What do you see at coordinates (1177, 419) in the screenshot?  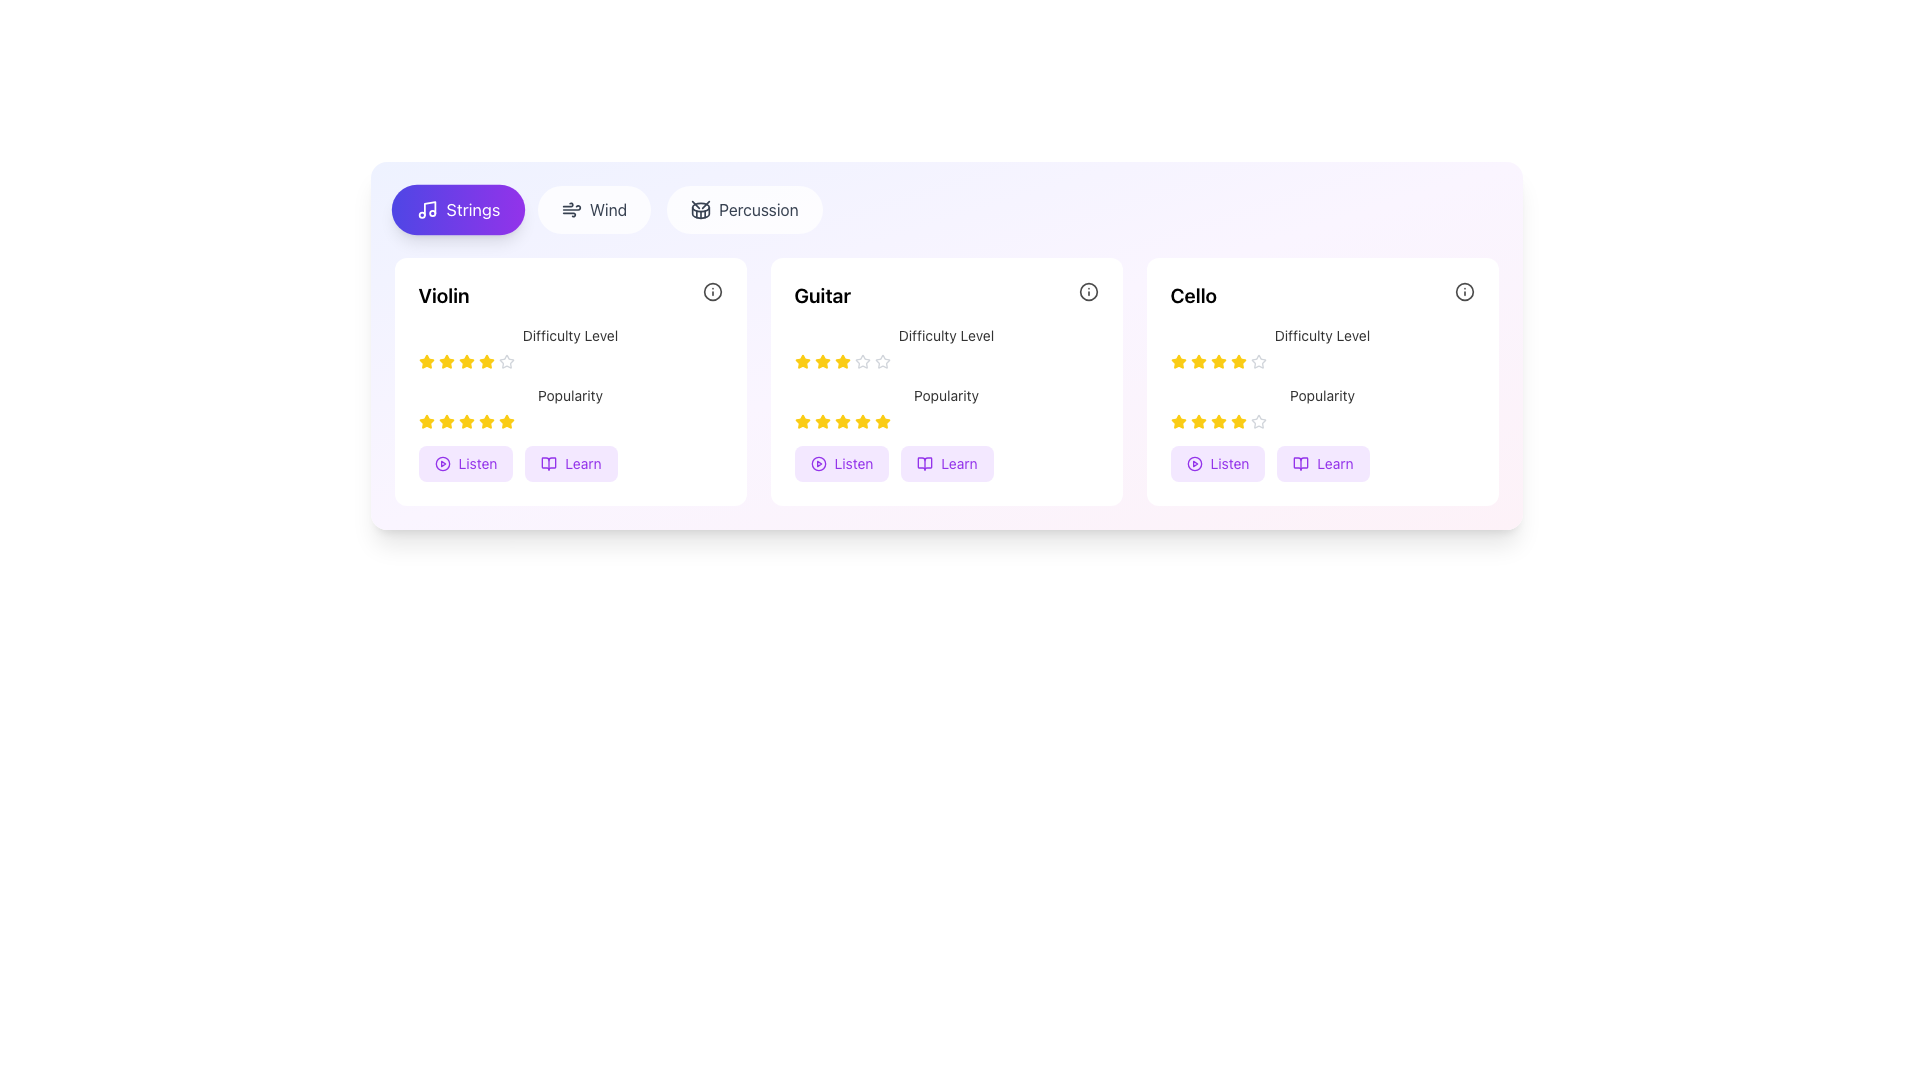 I see `the fourth star icon in the five-star rating row under the 'Popularity' label in the 'Cello' section to interact with the rating system` at bounding box center [1177, 419].